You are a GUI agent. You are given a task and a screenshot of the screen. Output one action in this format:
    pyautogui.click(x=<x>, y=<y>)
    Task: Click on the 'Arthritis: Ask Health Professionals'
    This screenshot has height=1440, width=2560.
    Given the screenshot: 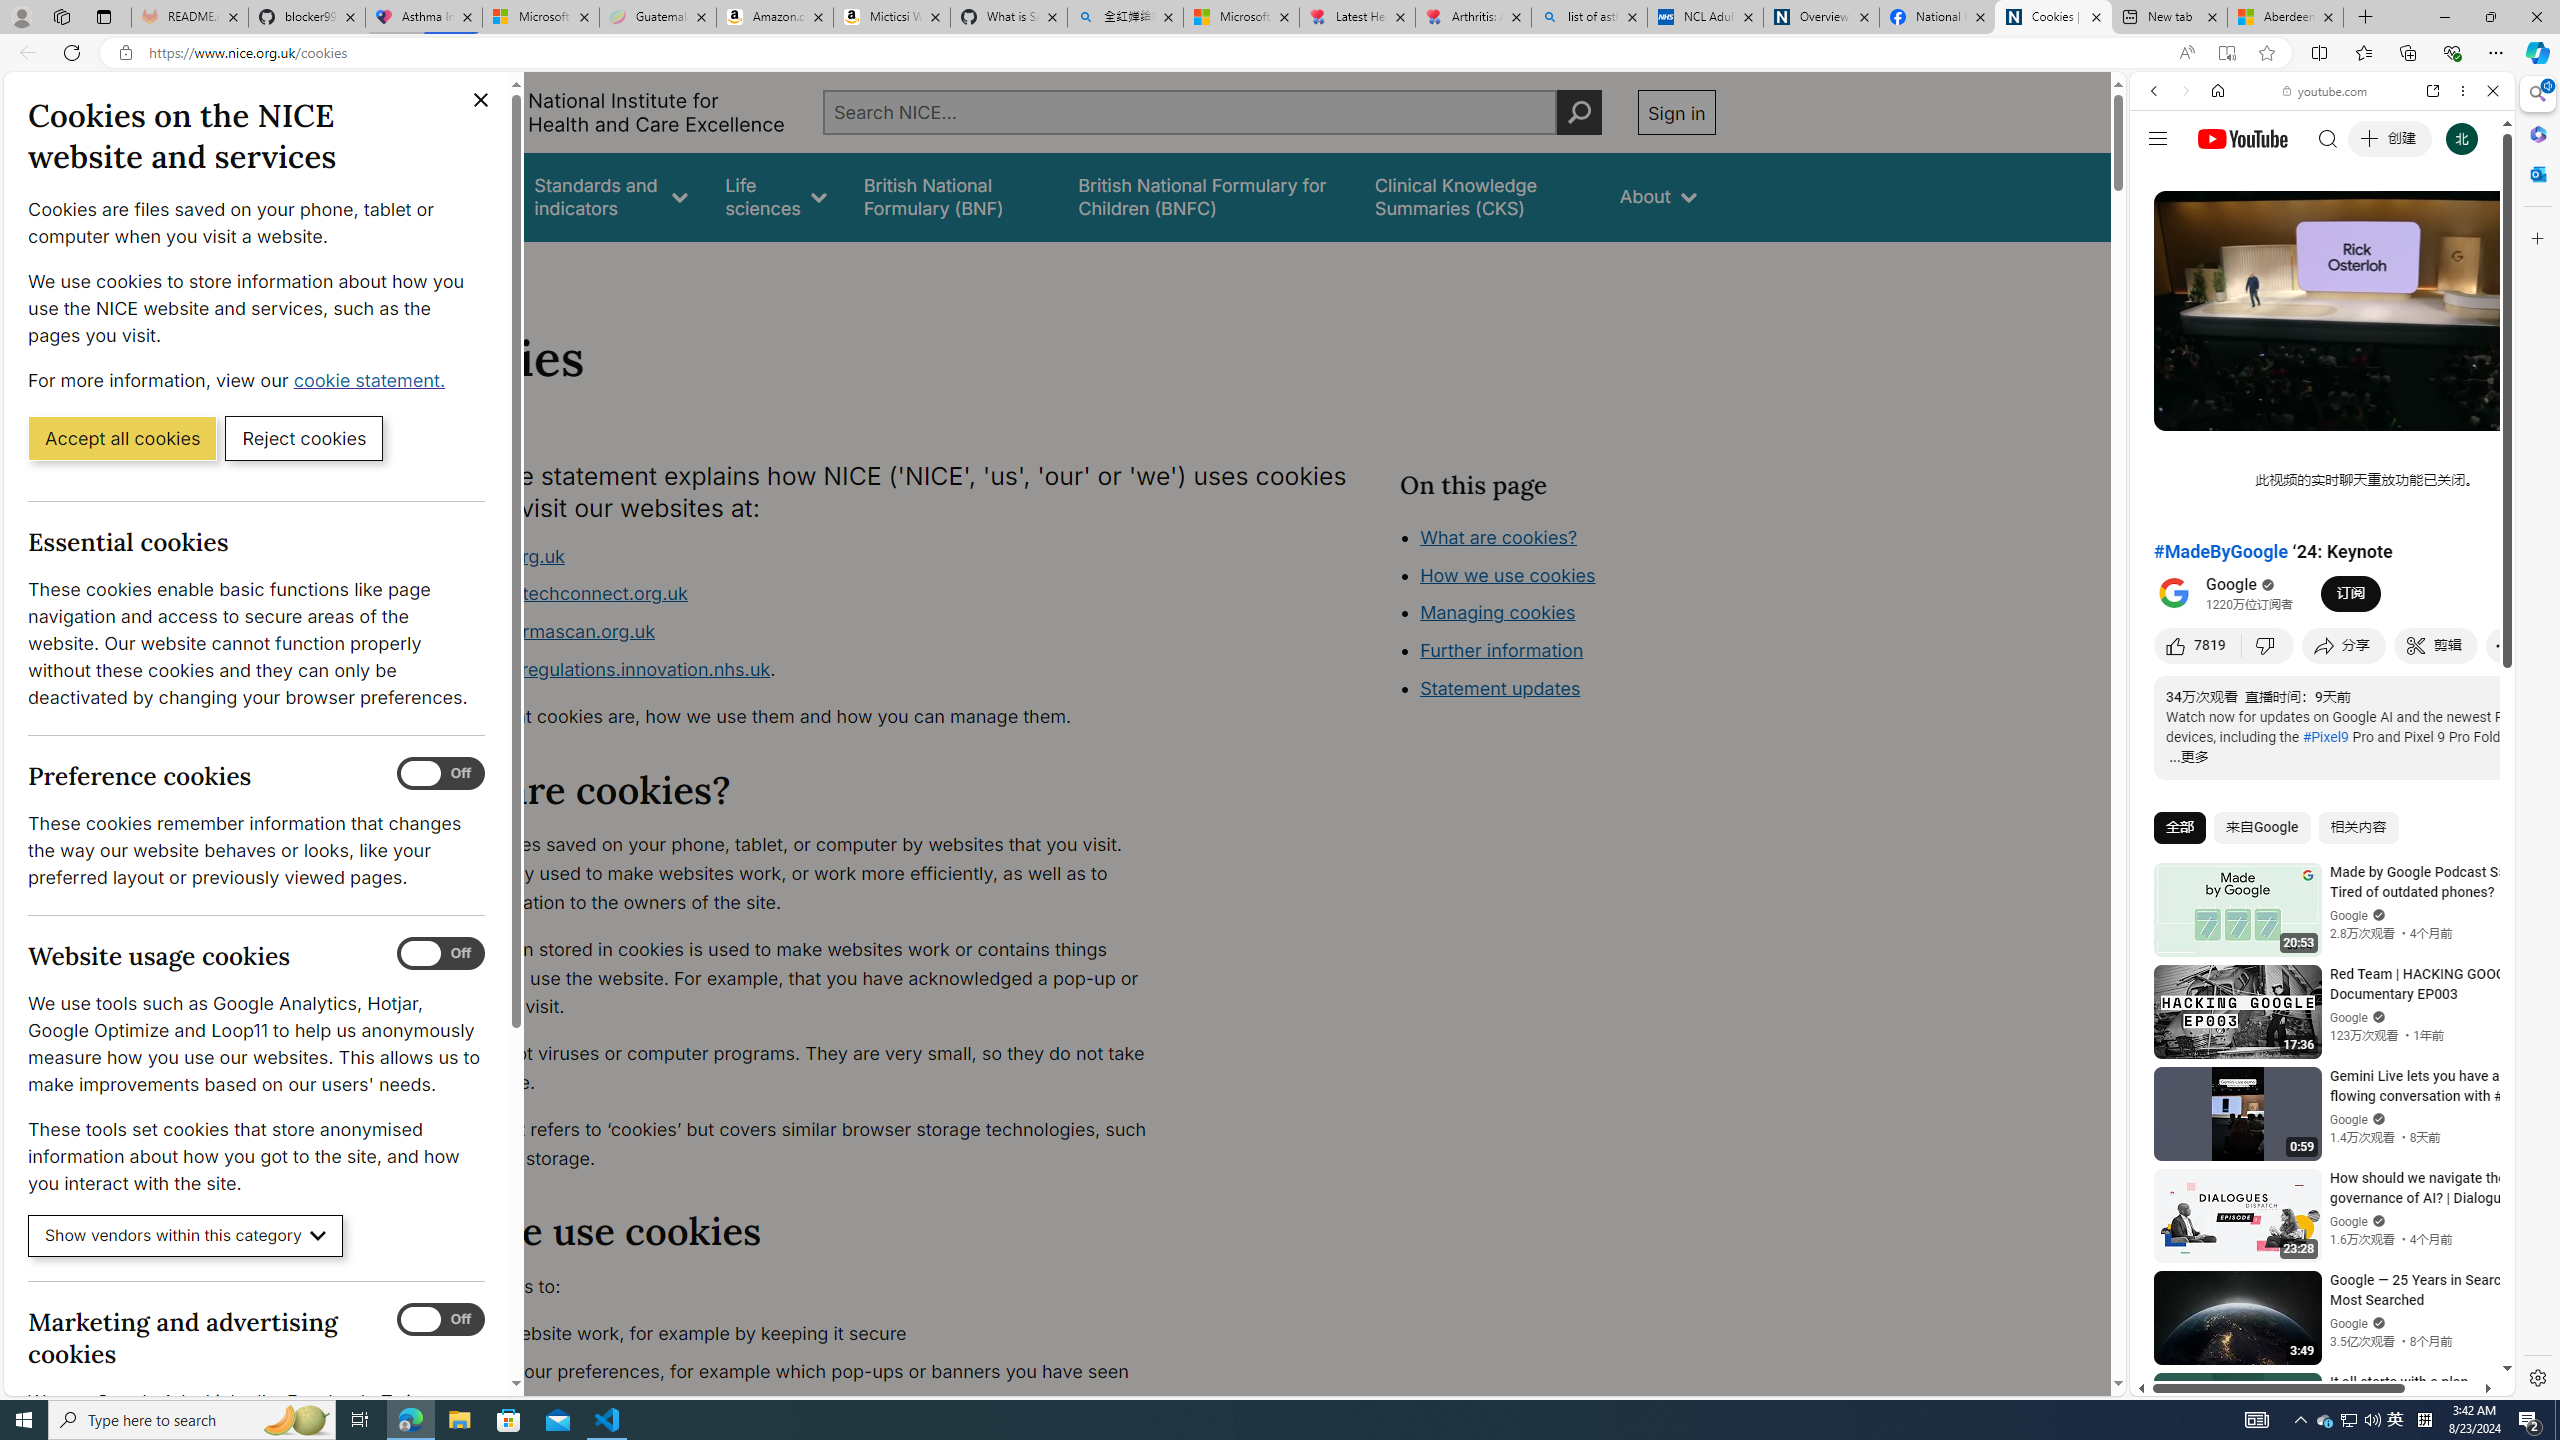 What is the action you would take?
    pyautogui.click(x=1473, y=16)
    